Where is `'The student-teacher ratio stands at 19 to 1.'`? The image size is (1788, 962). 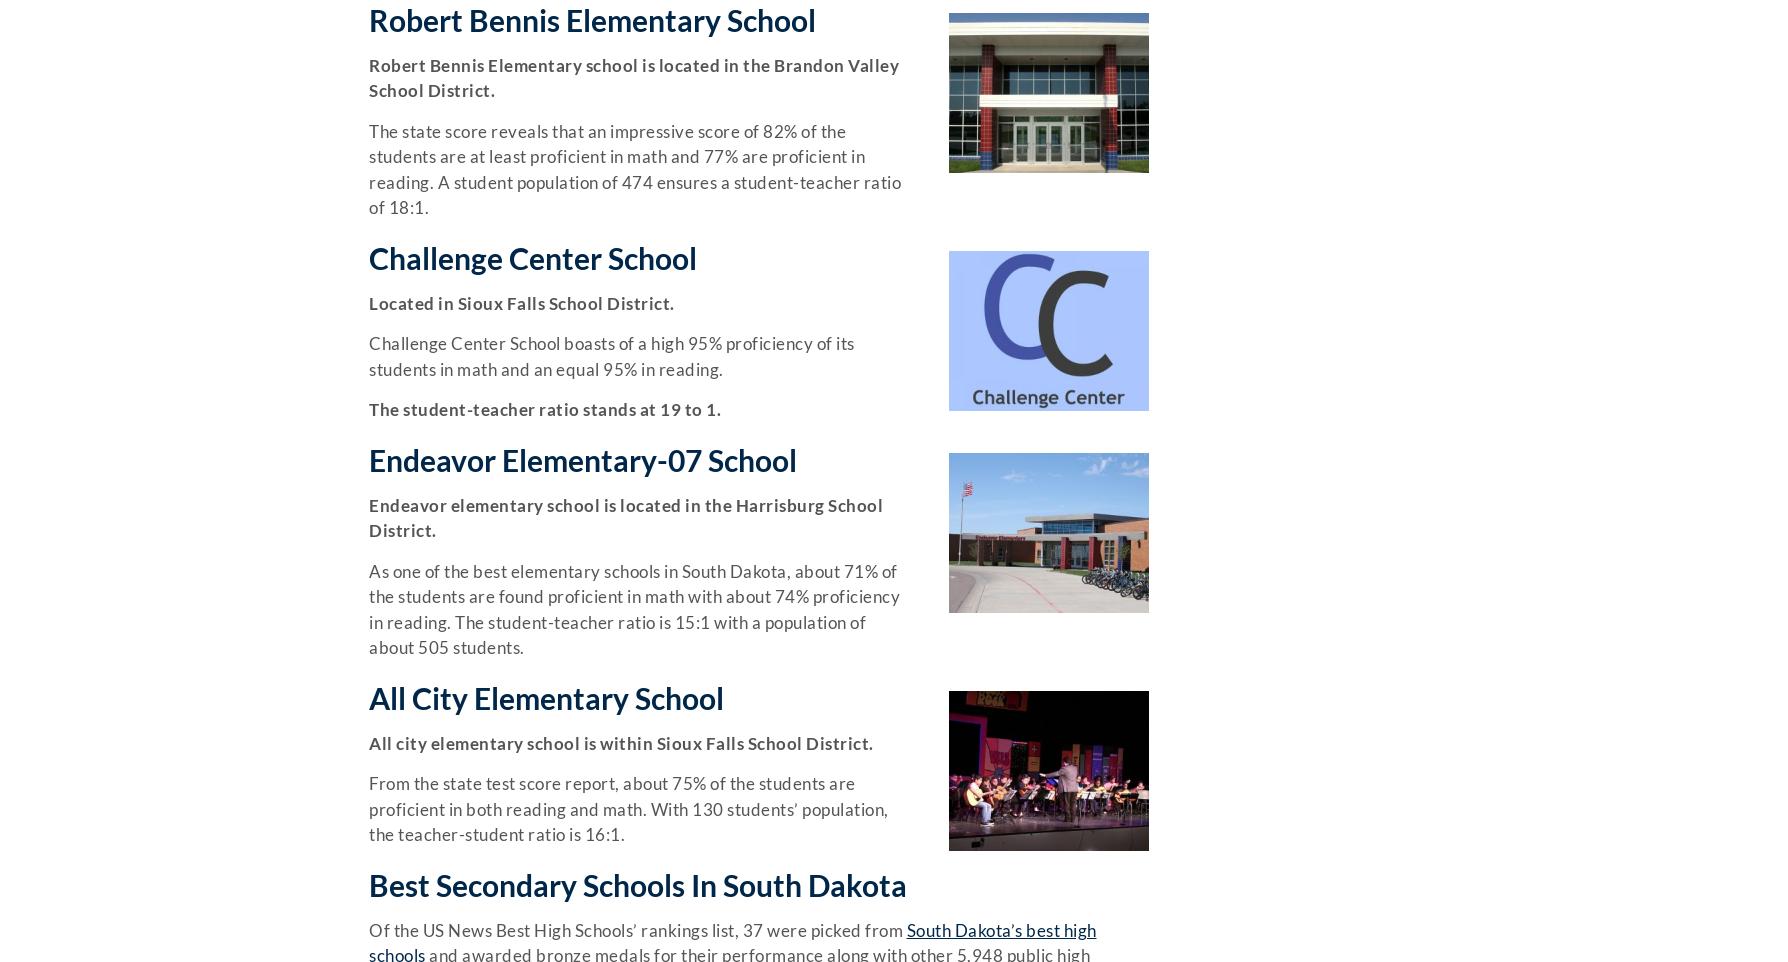
'The student-teacher ratio stands at 19 to 1.' is located at coordinates (368, 408).